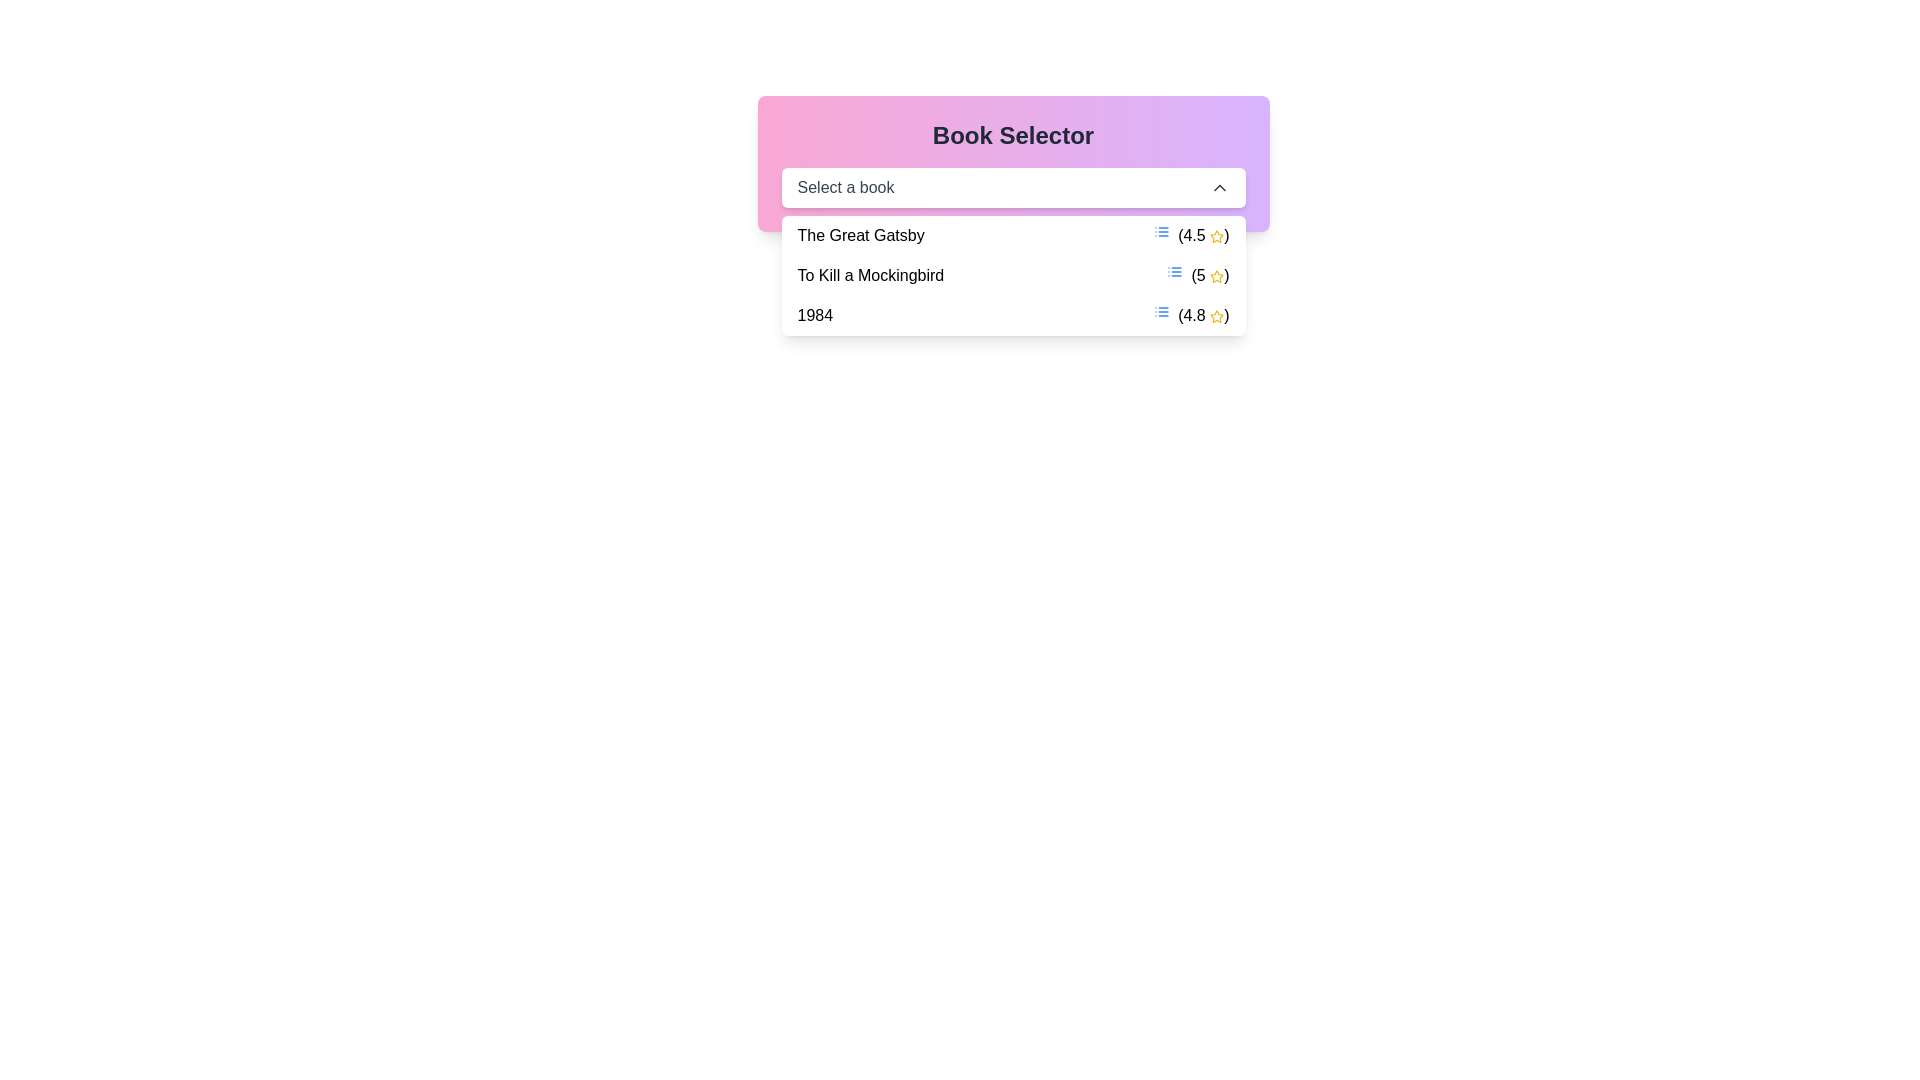 Image resolution: width=1920 pixels, height=1080 pixels. What do you see at coordinates (1013, 315) in the screenshot?
I see `the third item in the dropdown menu that allows the user to select '1984' under 'Select a book'` at bounding box center [1013, 315].